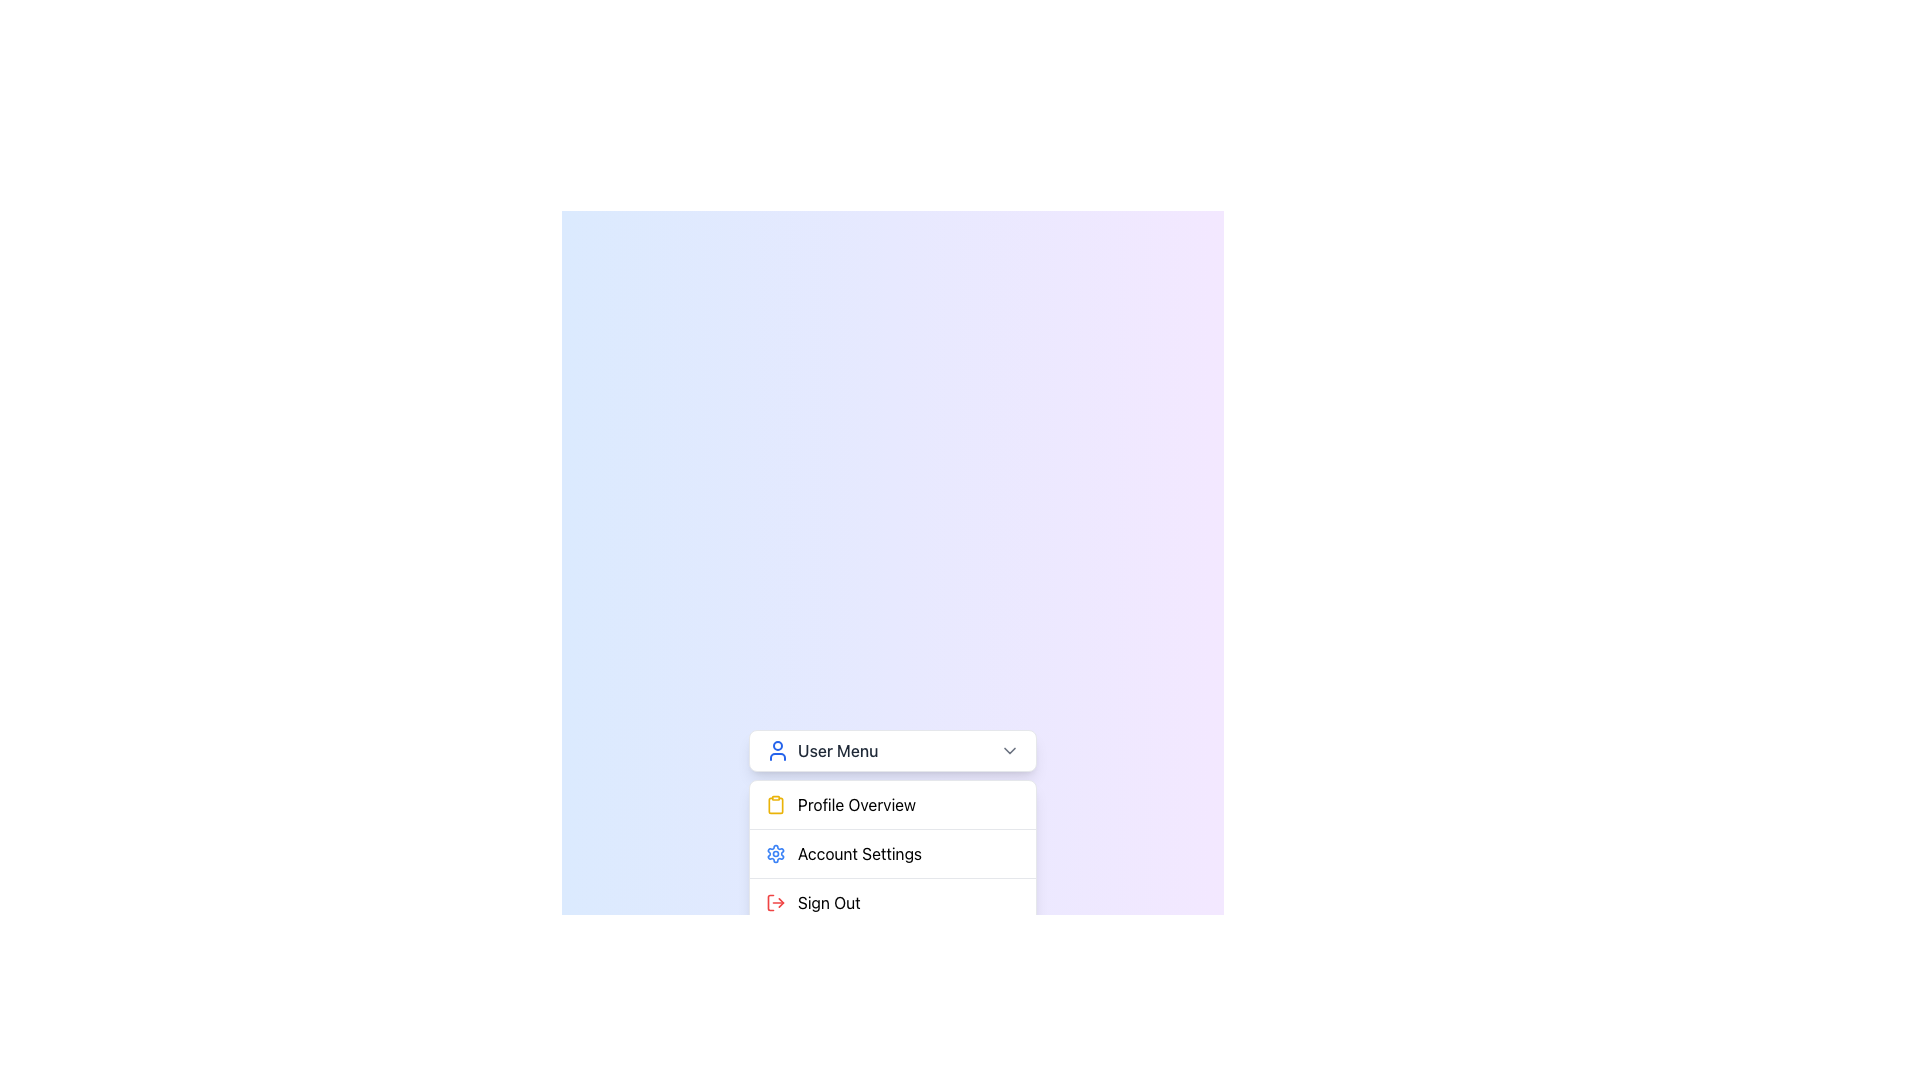 The image size is (1920, 1080). Describe the element at coordinates (891, 853) in the screenshot. I see `the Dropdown Menu located directly below the 'User Menu' button` at that location.